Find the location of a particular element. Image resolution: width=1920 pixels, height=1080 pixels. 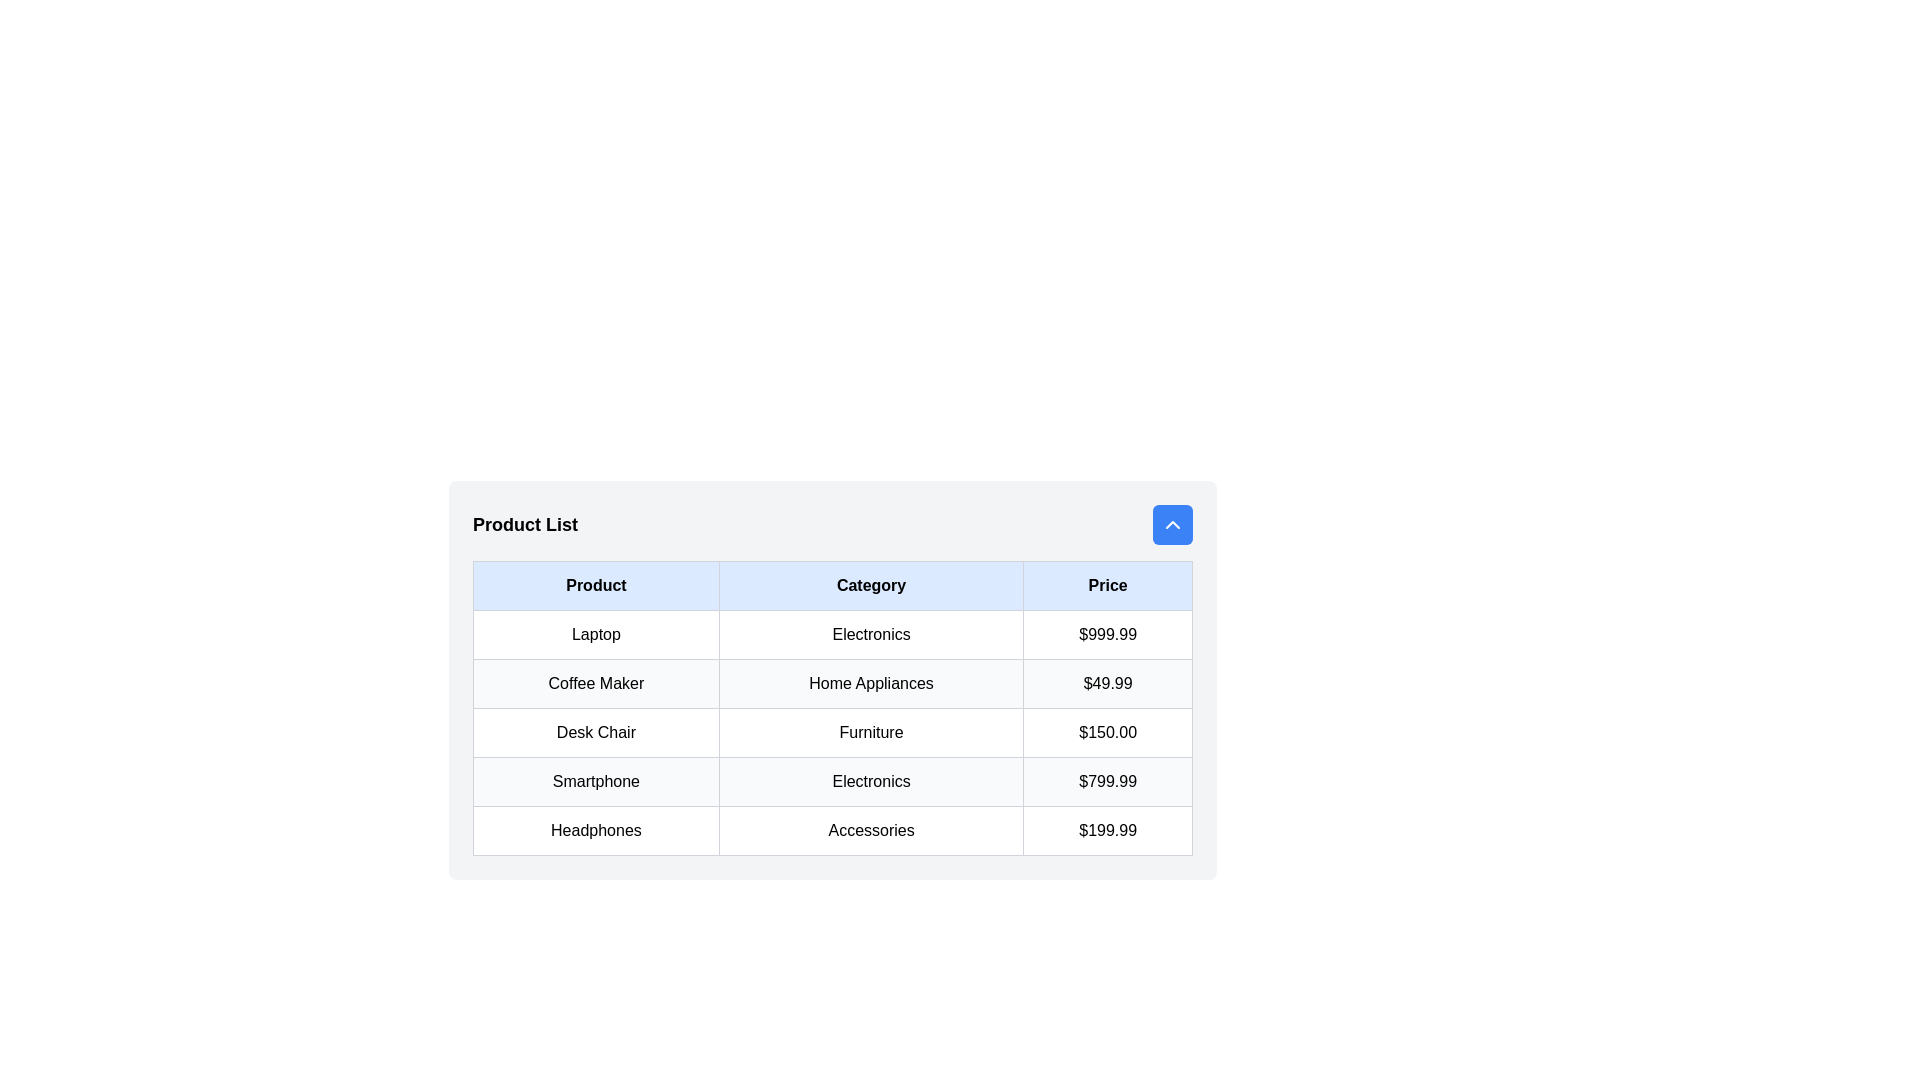

the 'Price' header column in the top-right position of the table, which is styled with a light blue background and bold text is located at coordinates (1107, 585).